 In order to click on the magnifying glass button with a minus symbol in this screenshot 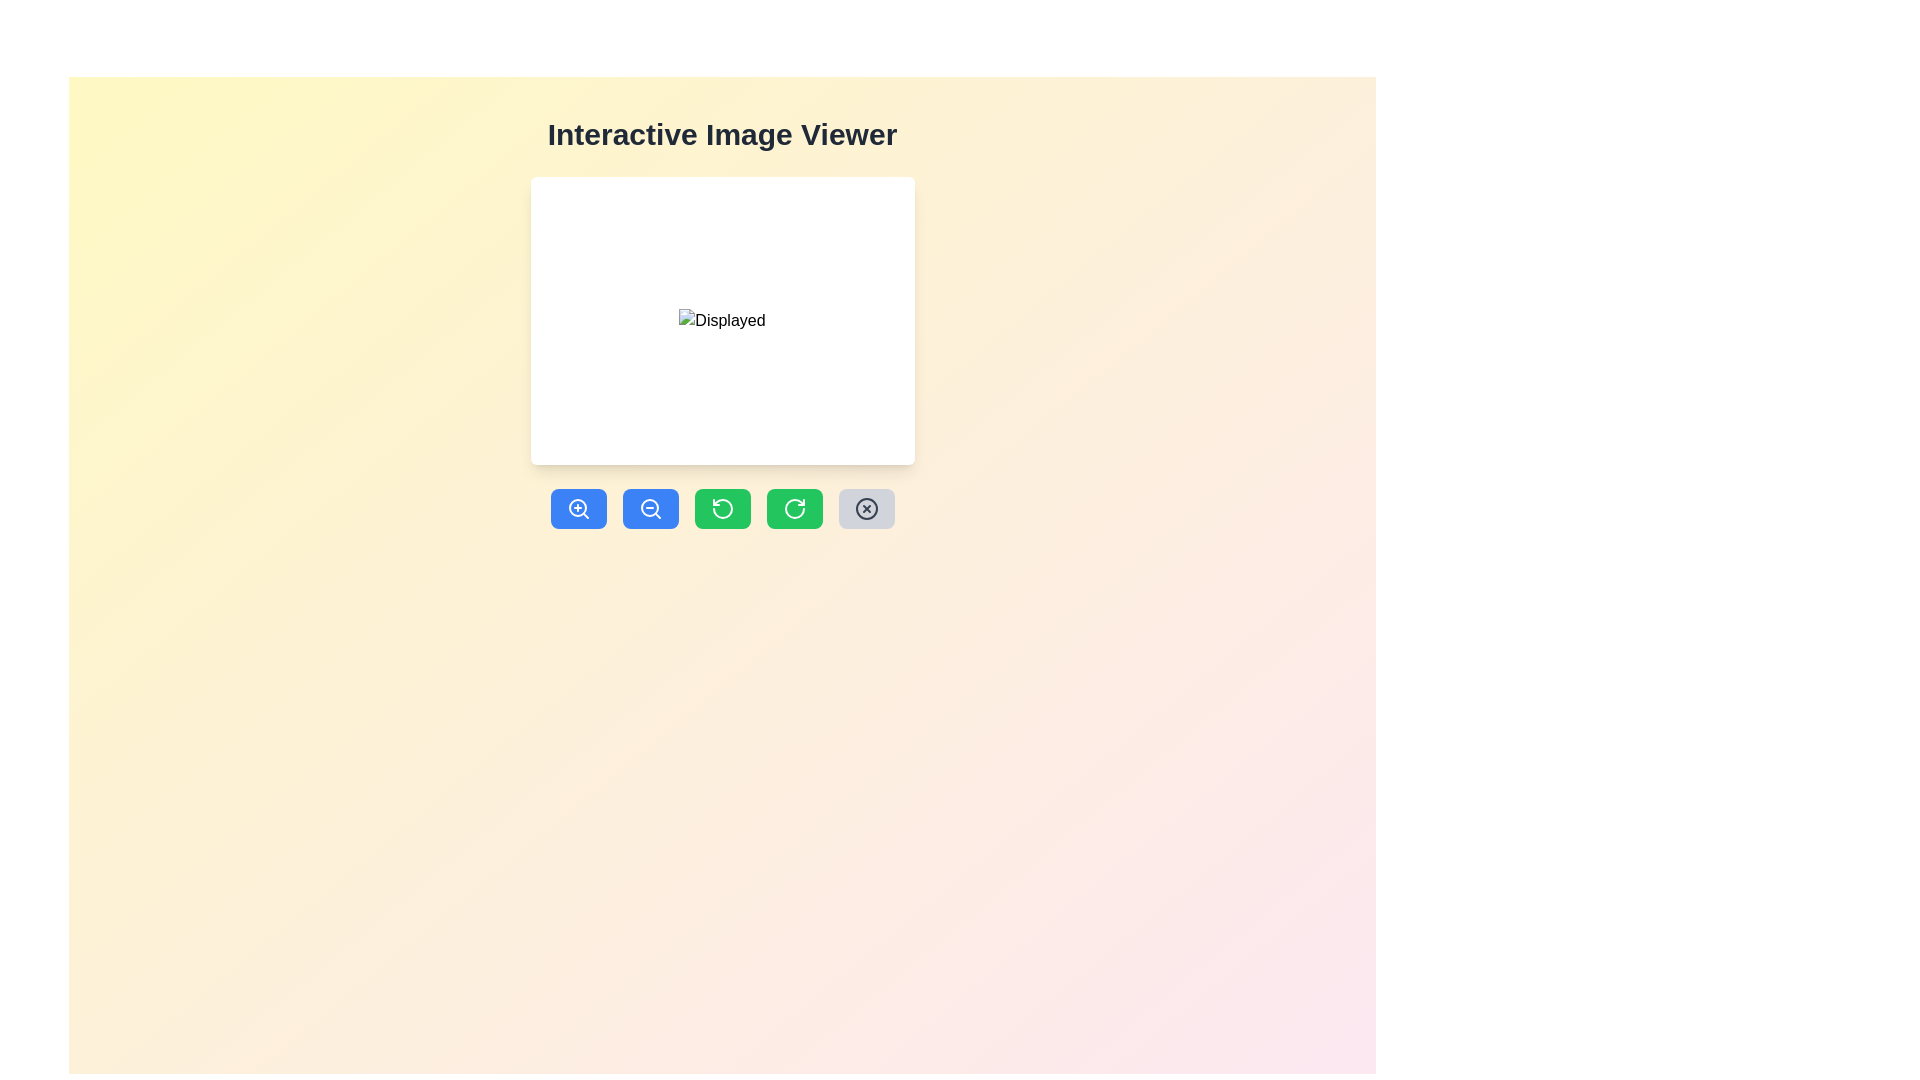, I will do `click(650, 508)`.